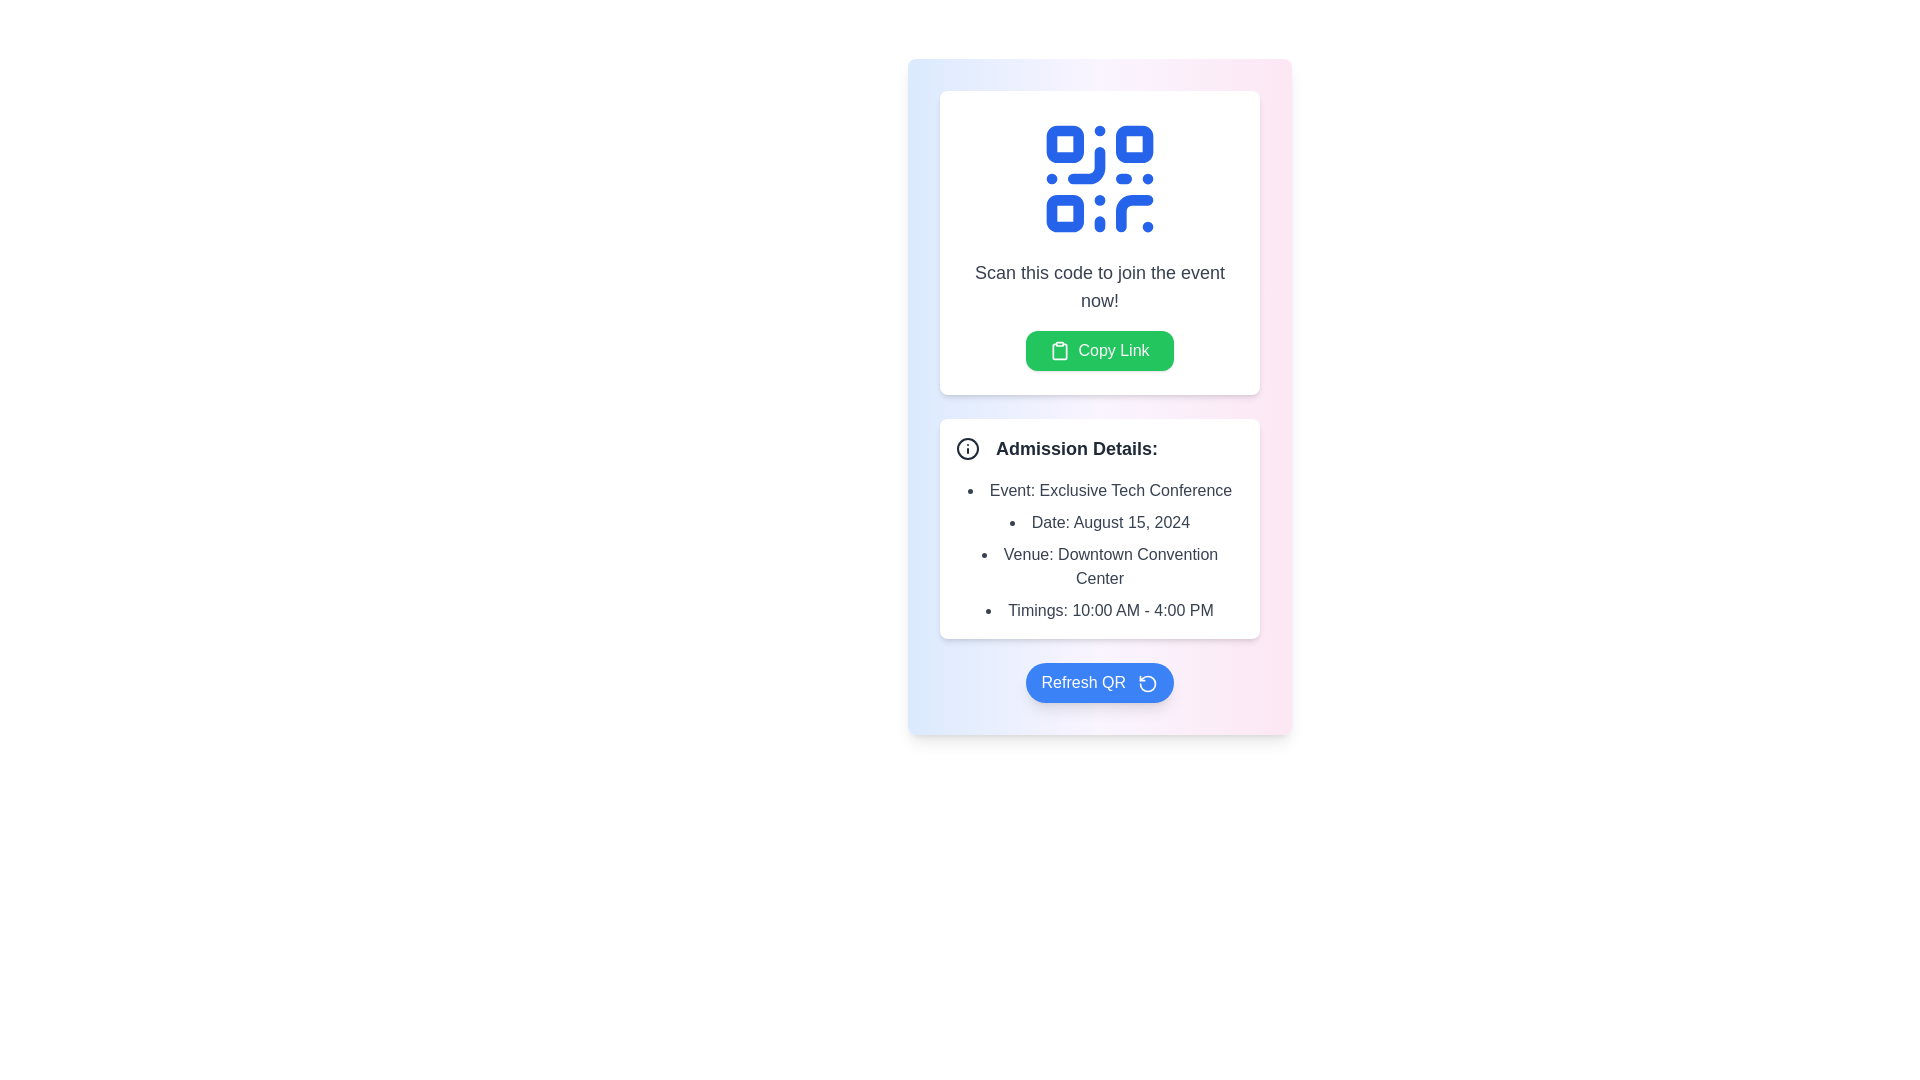 This screenshot has width=1920, height=1080. What do you see at coordinates (1028, 554) in the screenshot?
I see `the Text label in the 'Admission Details' section that identifies the venue information for the event, located above the venue name 'Downtown Convention Center'` at bounding box center [1028, 554].